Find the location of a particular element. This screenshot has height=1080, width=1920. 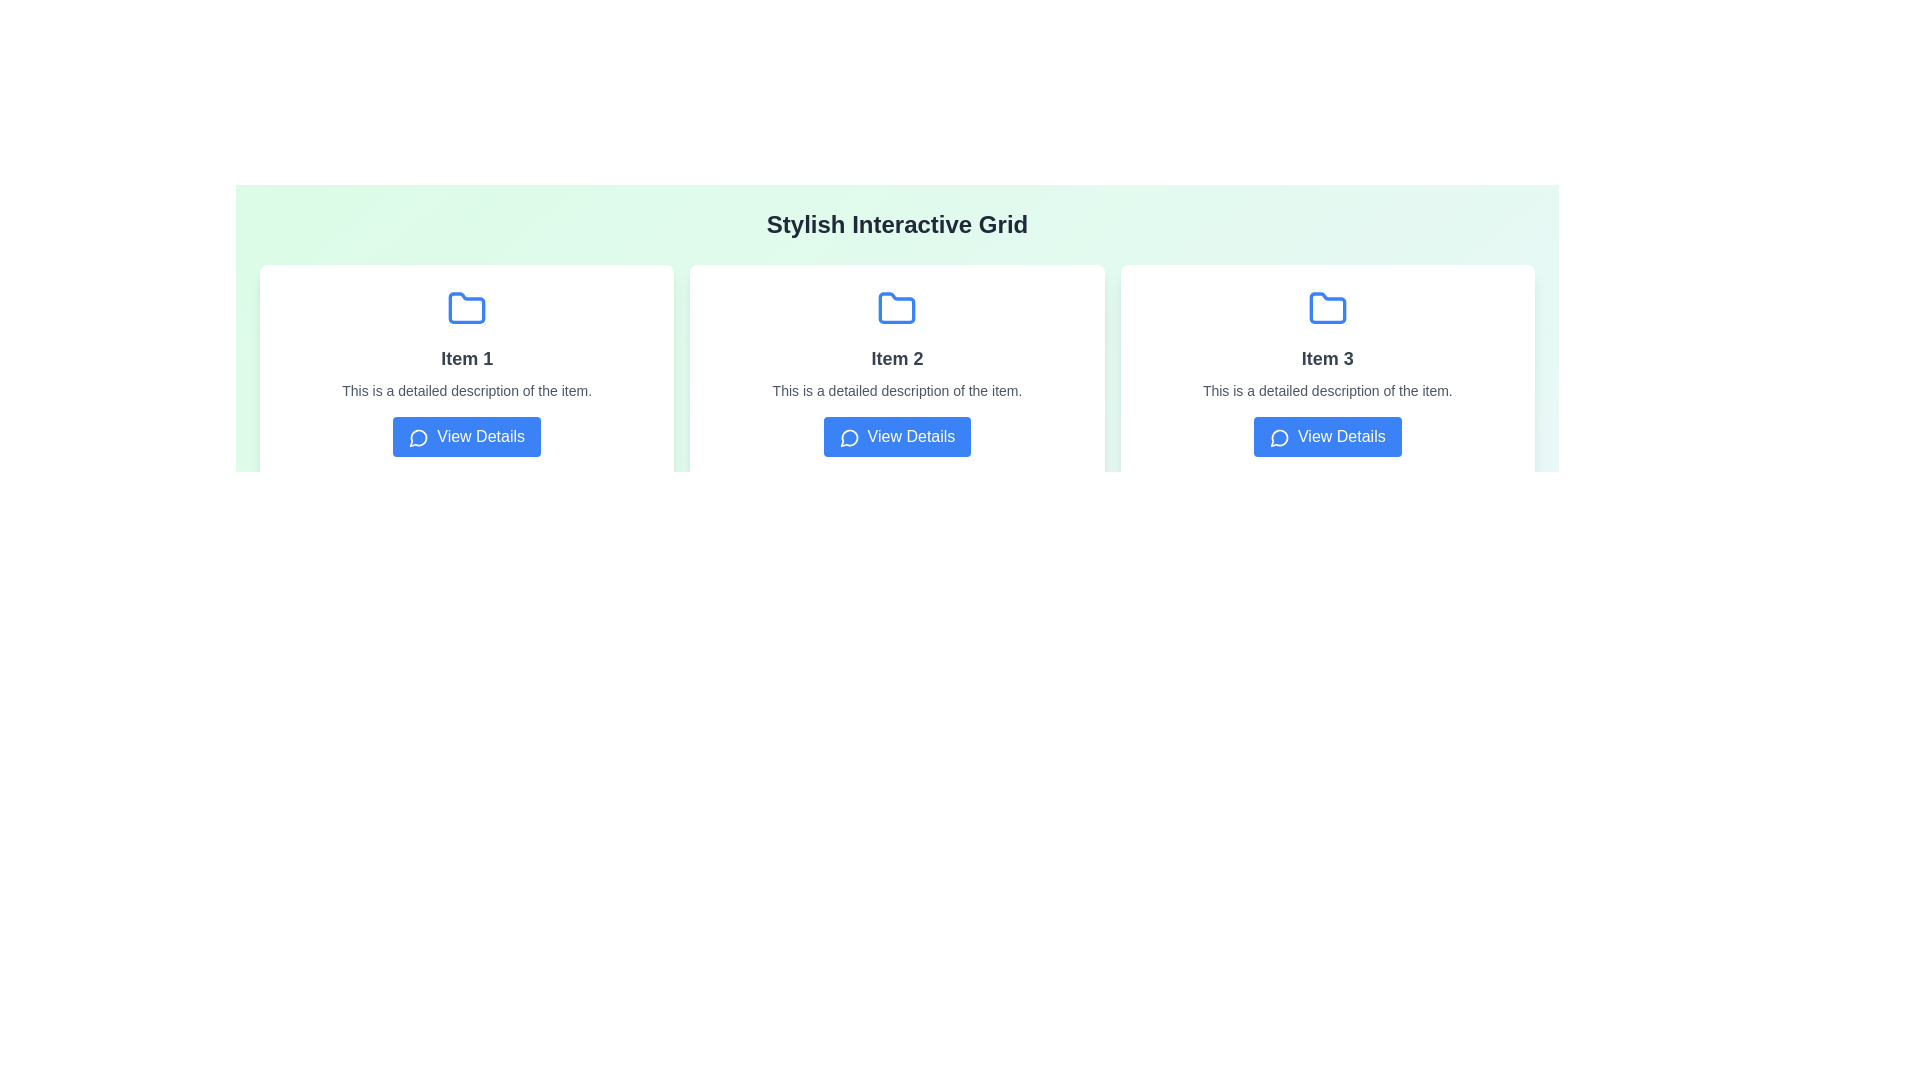

the Text Label that indicates the content for 'Item 3' in the third column of a three-column grid layout is located at coordinates (1327, 357).